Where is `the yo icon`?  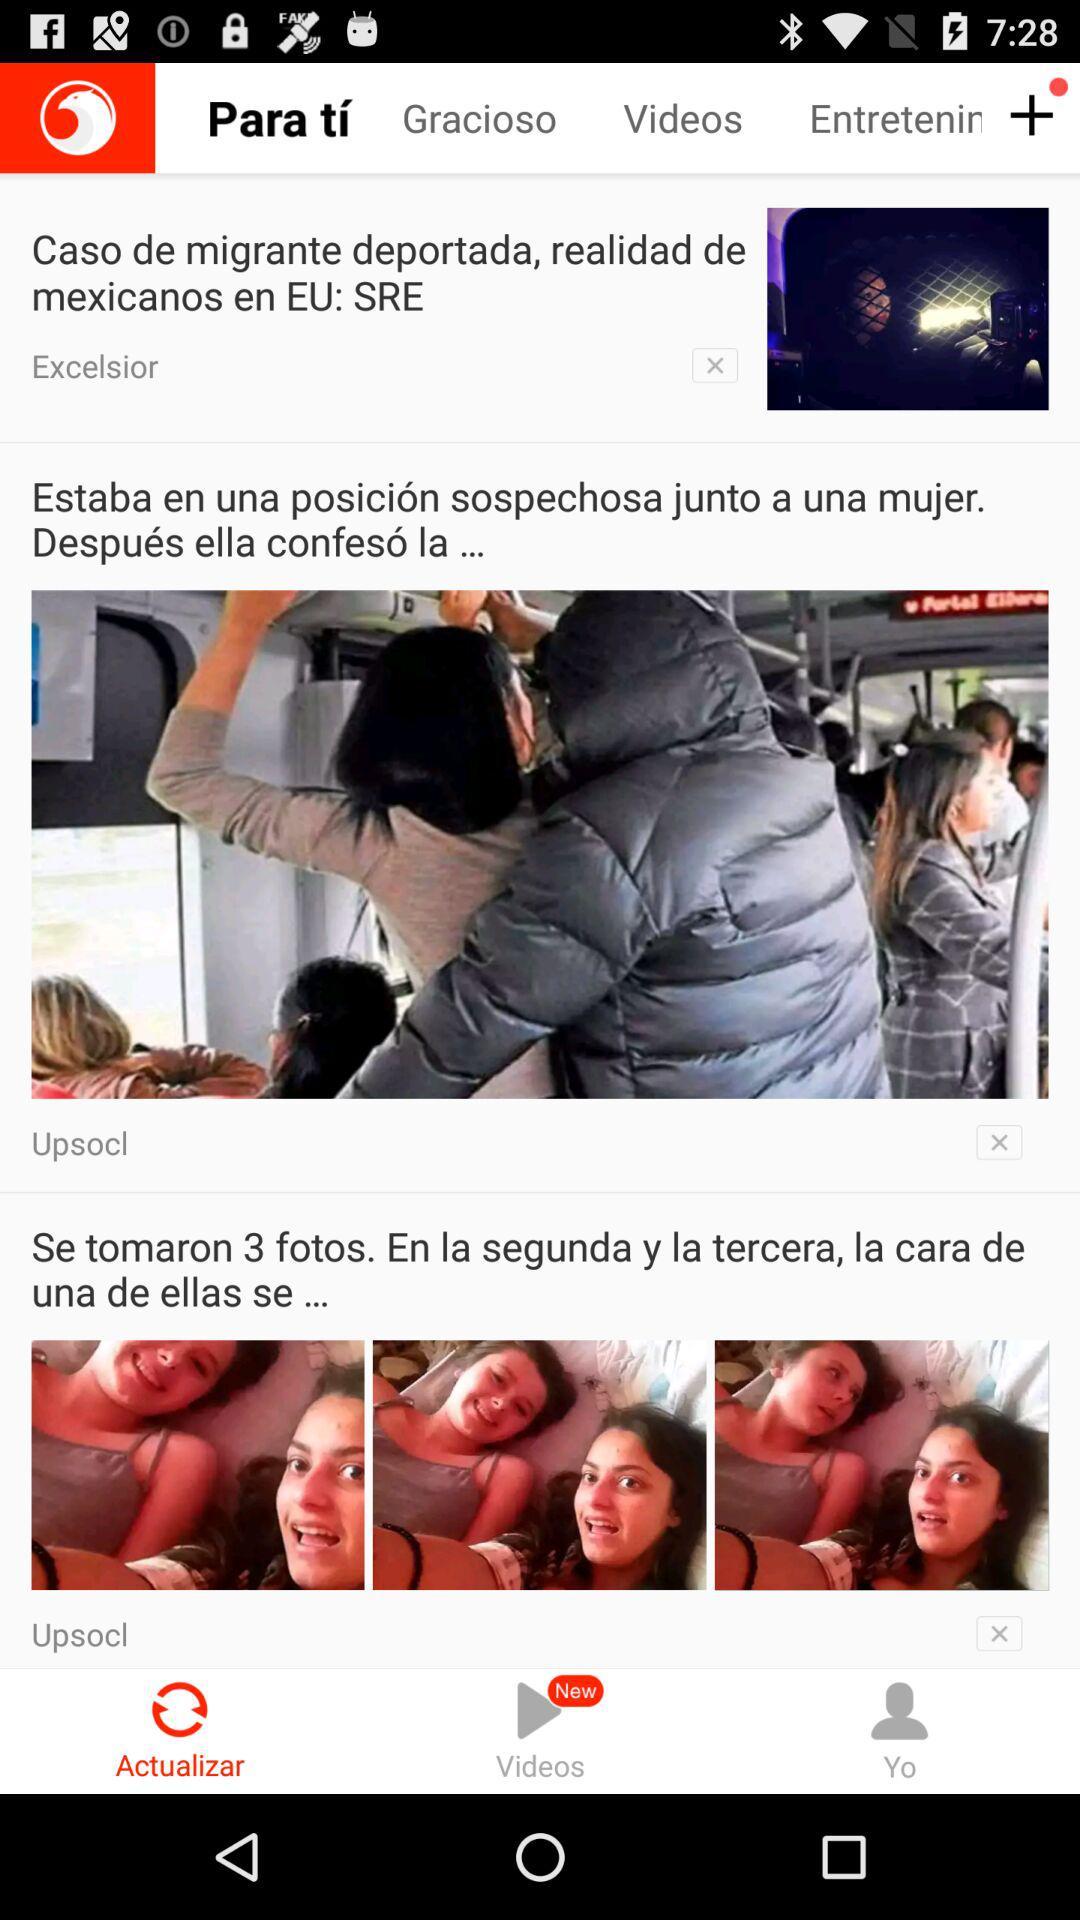
the yo icon is located at coordinates (898, 1730).